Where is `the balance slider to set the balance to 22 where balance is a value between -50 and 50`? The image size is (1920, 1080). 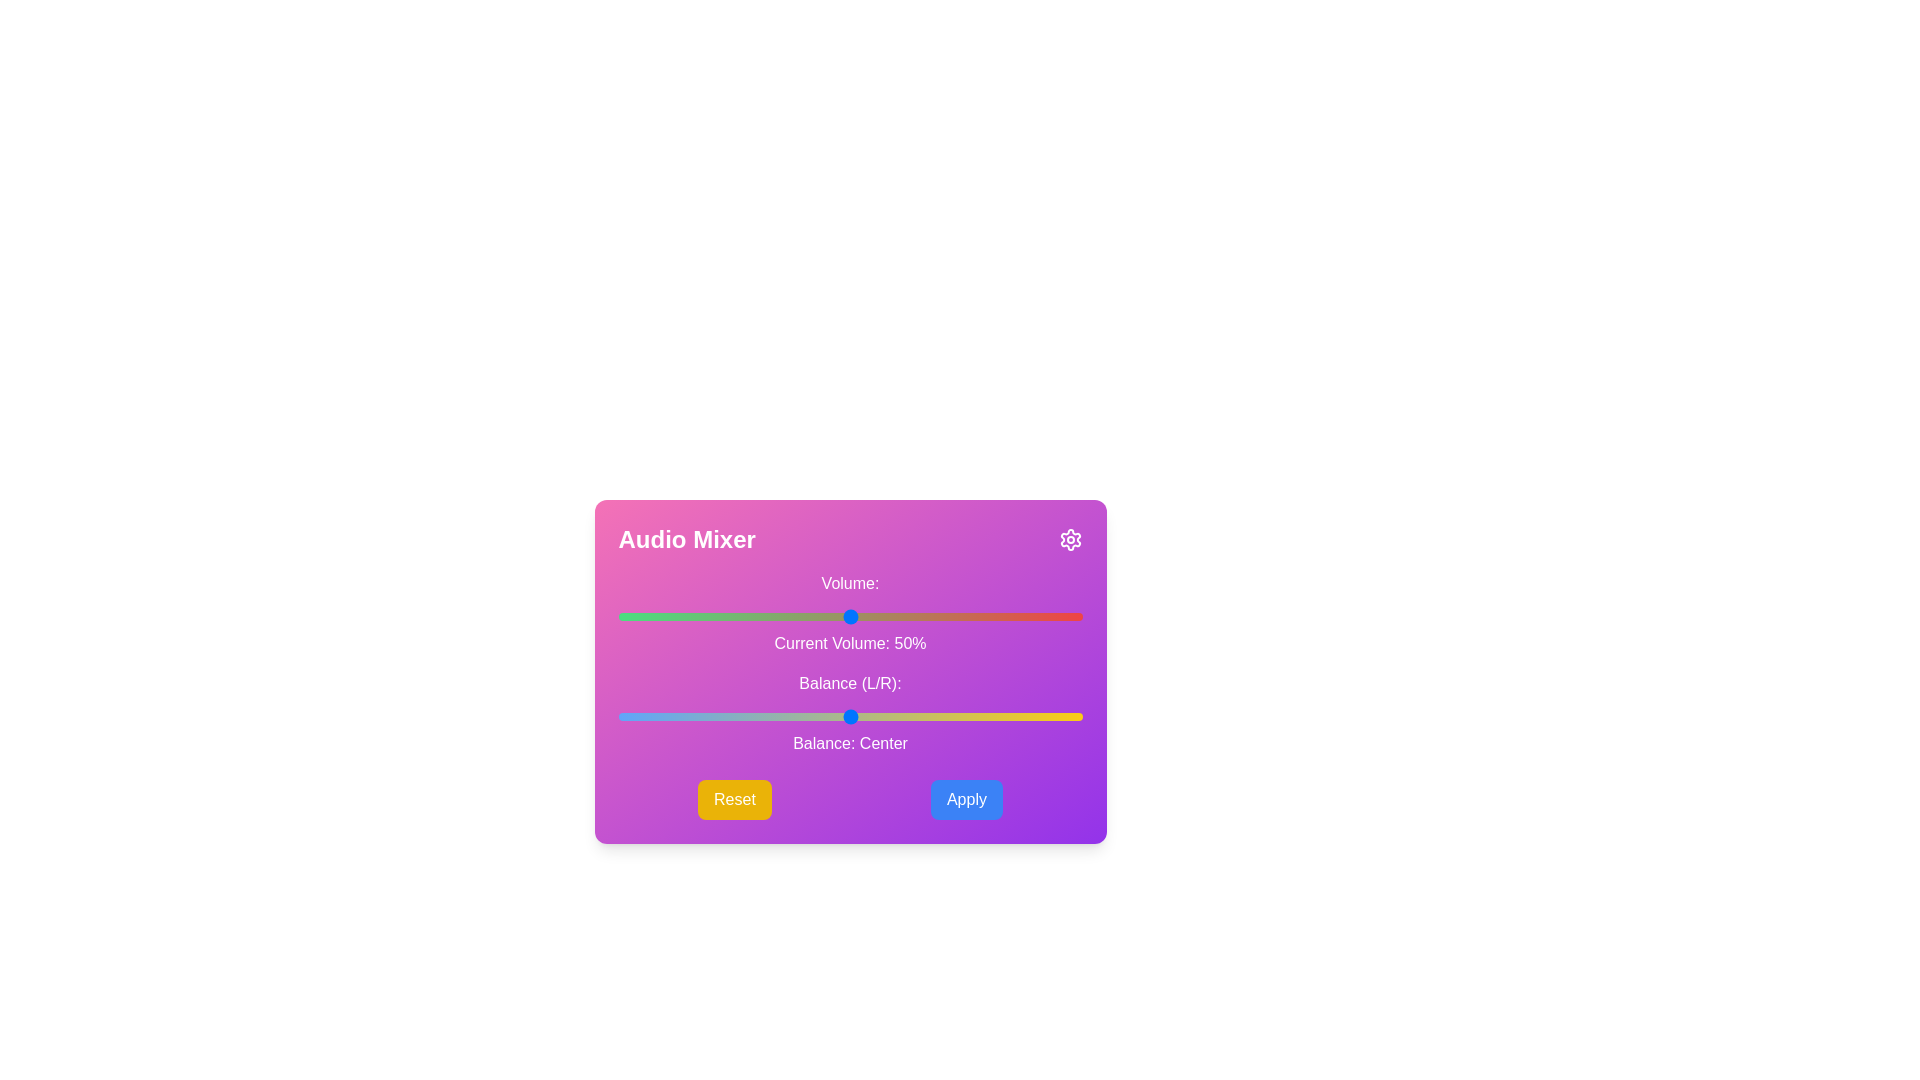 the balance slider to set the balance to 22 where balance is a value between -50 and 50 is located at coordinates (951, 716).